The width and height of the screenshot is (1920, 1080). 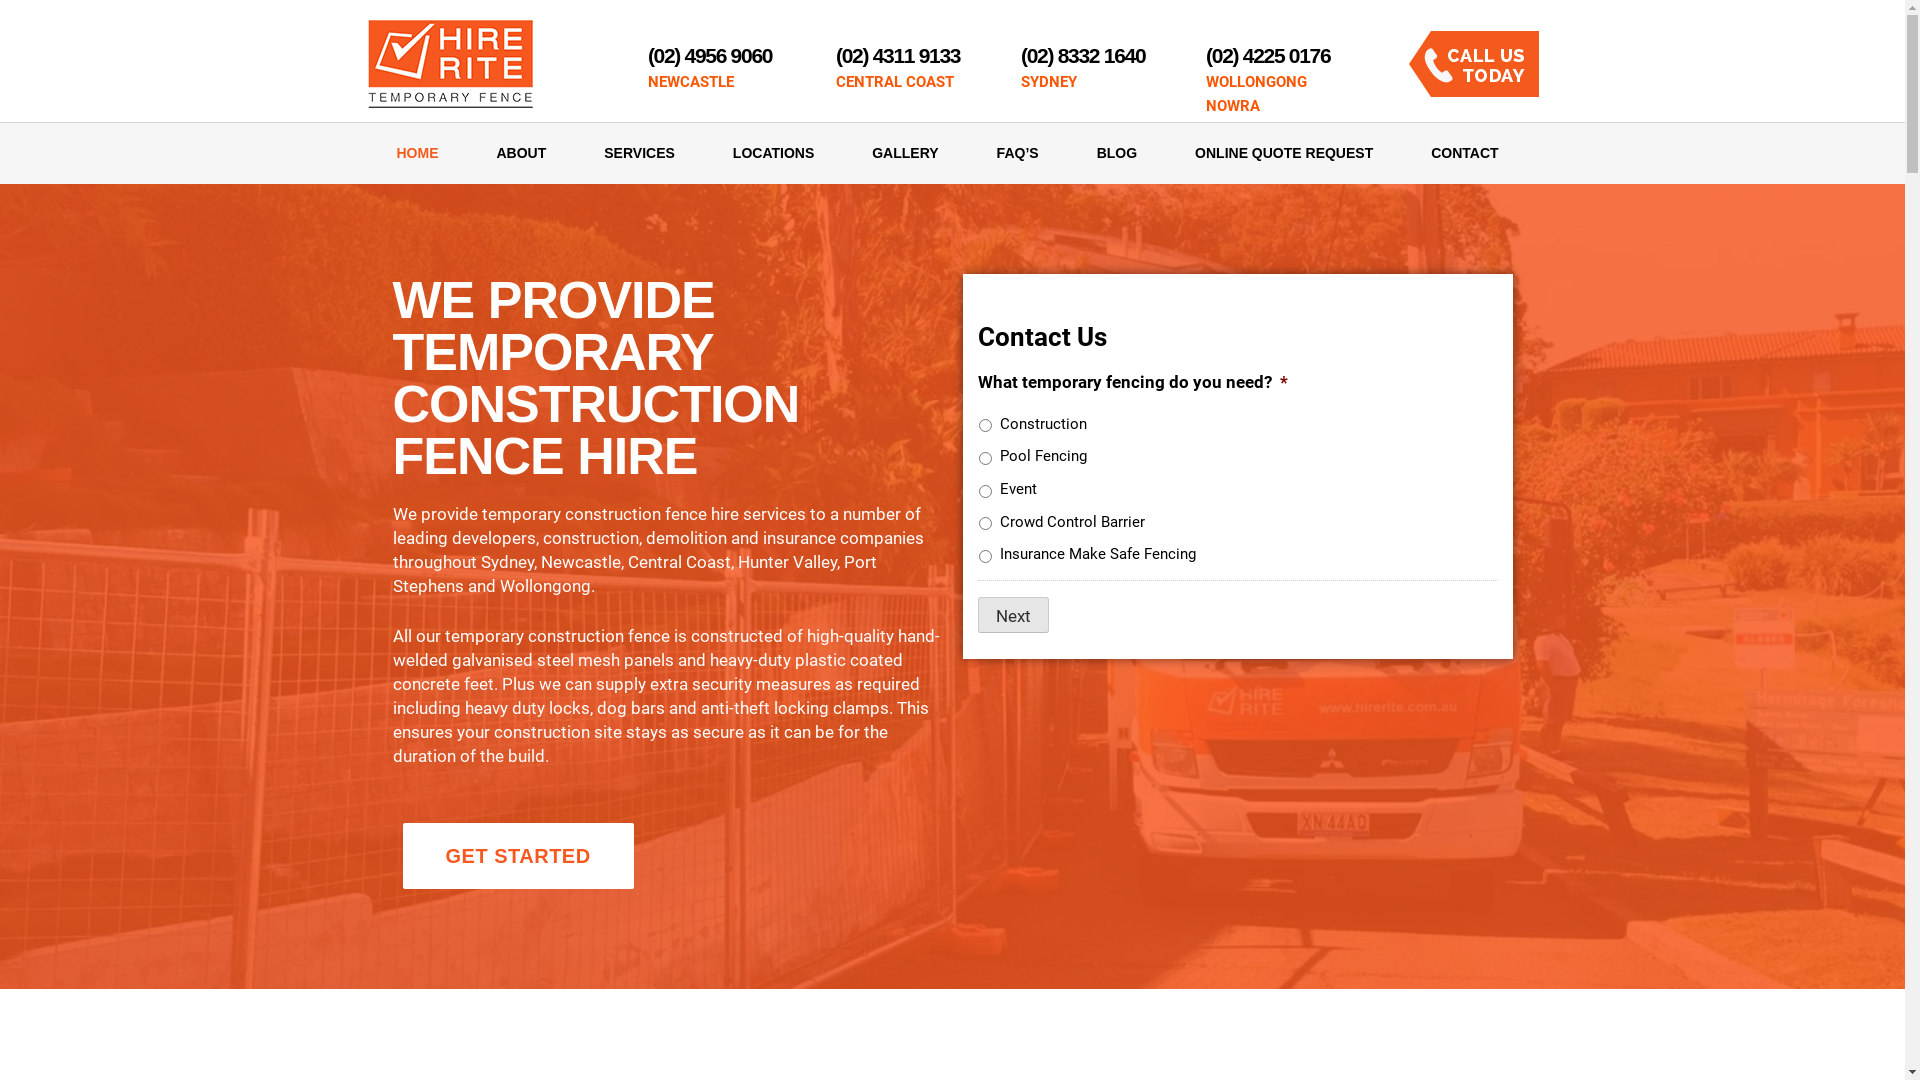 I want to click on 'CONTACT', so click(x=1449, y=152).